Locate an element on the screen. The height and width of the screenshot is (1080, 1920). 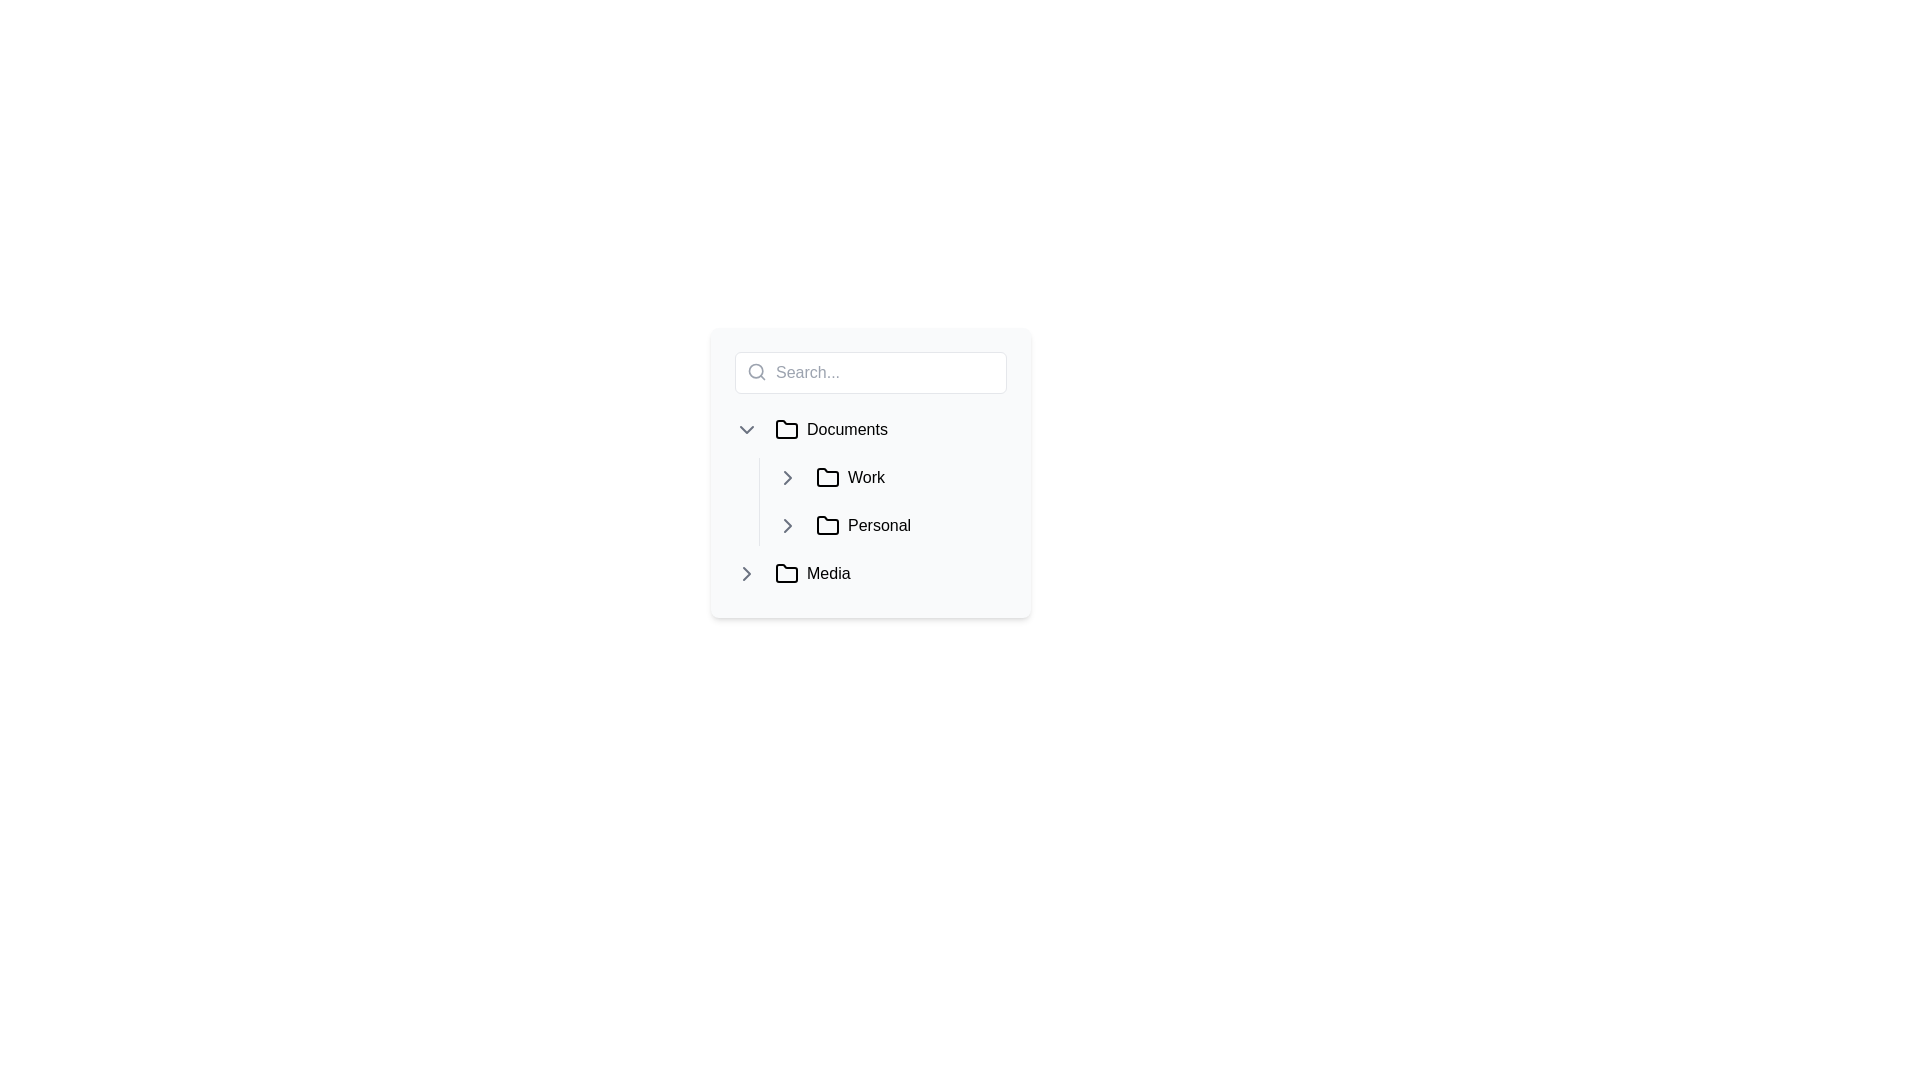
the 'Media' list item with a folder icon is located at coordinates (886, 574).